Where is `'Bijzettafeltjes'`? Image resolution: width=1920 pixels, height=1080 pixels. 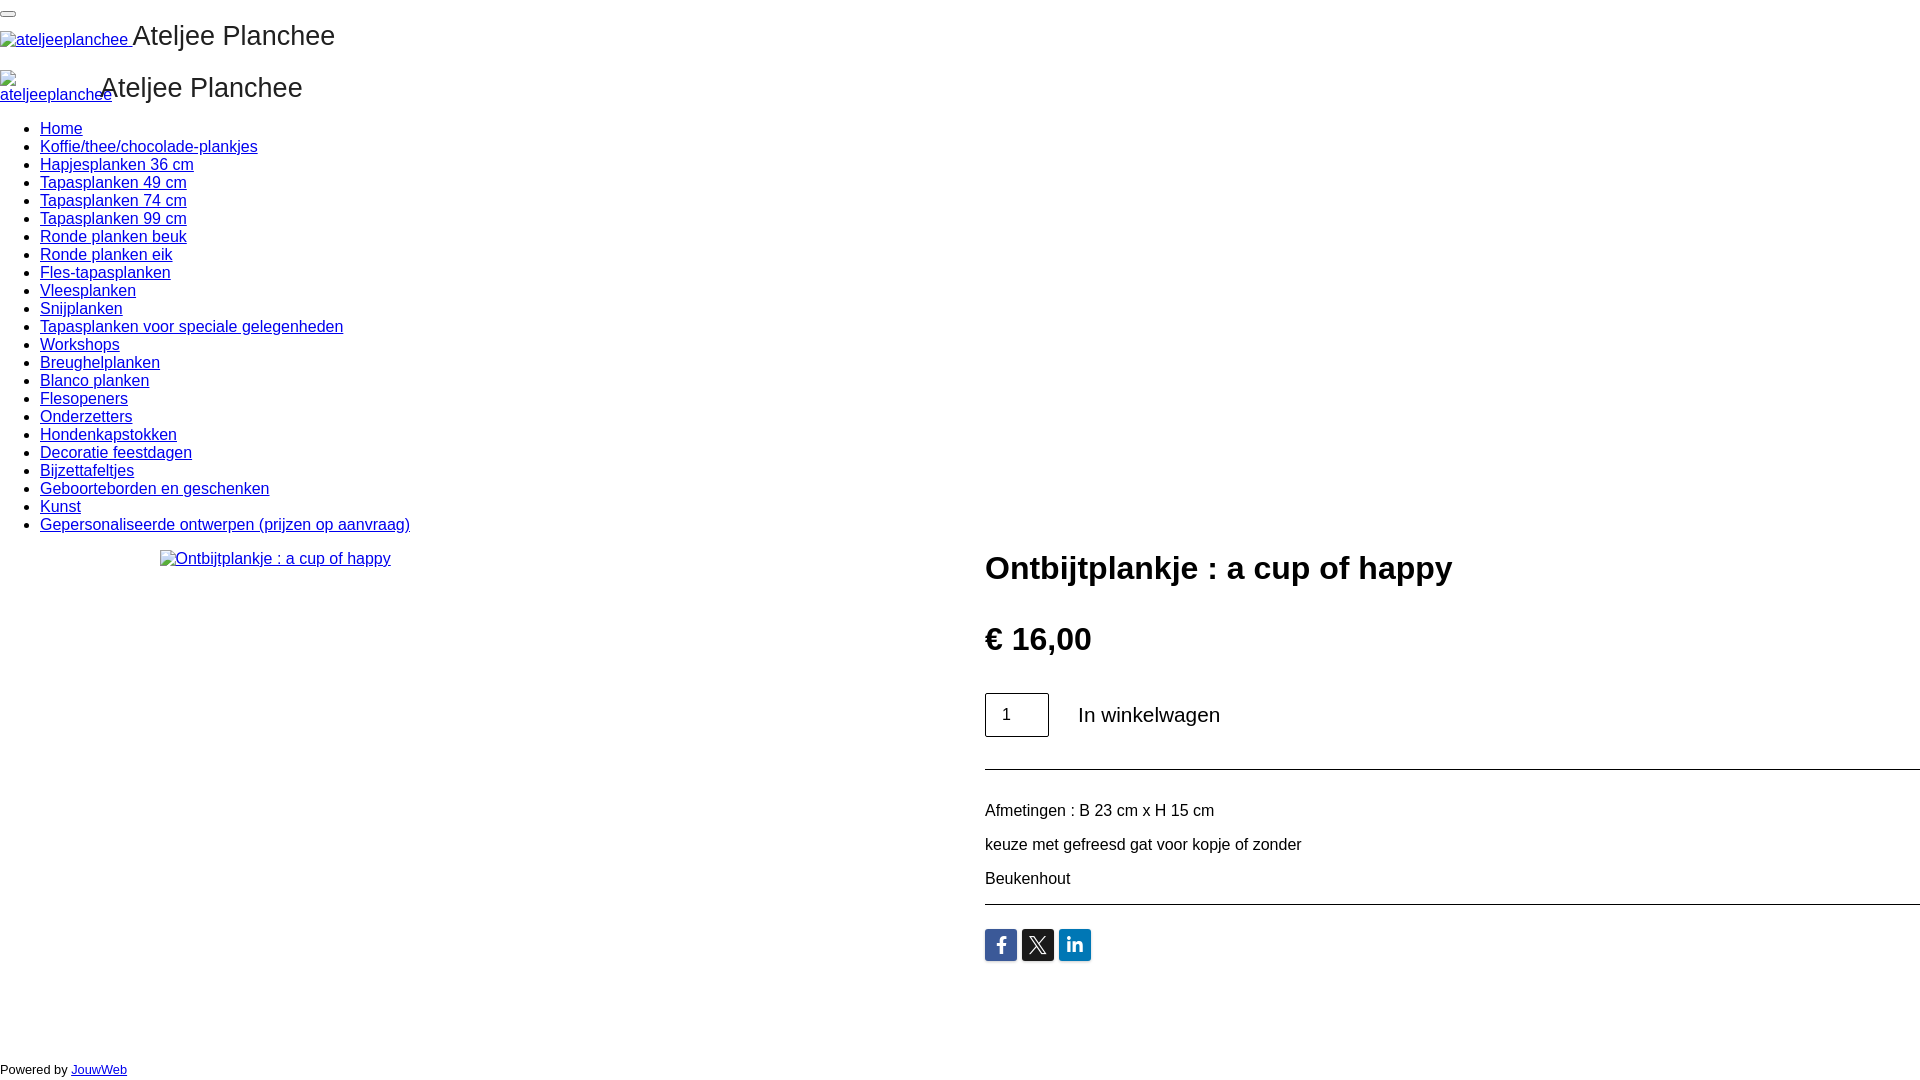 'Bijzettafeltjes' is located at coordinates (85, 470).